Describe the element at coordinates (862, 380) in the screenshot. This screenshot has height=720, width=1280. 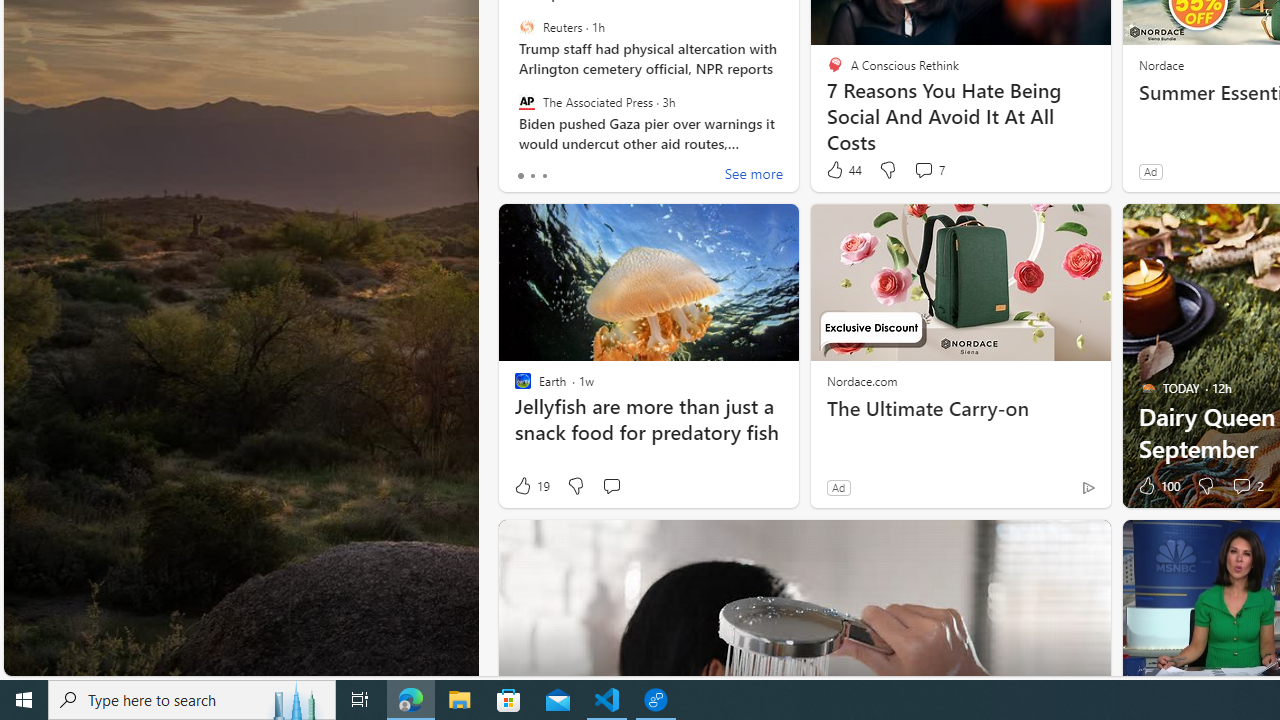
I see `'Nordace.com'` at that location.